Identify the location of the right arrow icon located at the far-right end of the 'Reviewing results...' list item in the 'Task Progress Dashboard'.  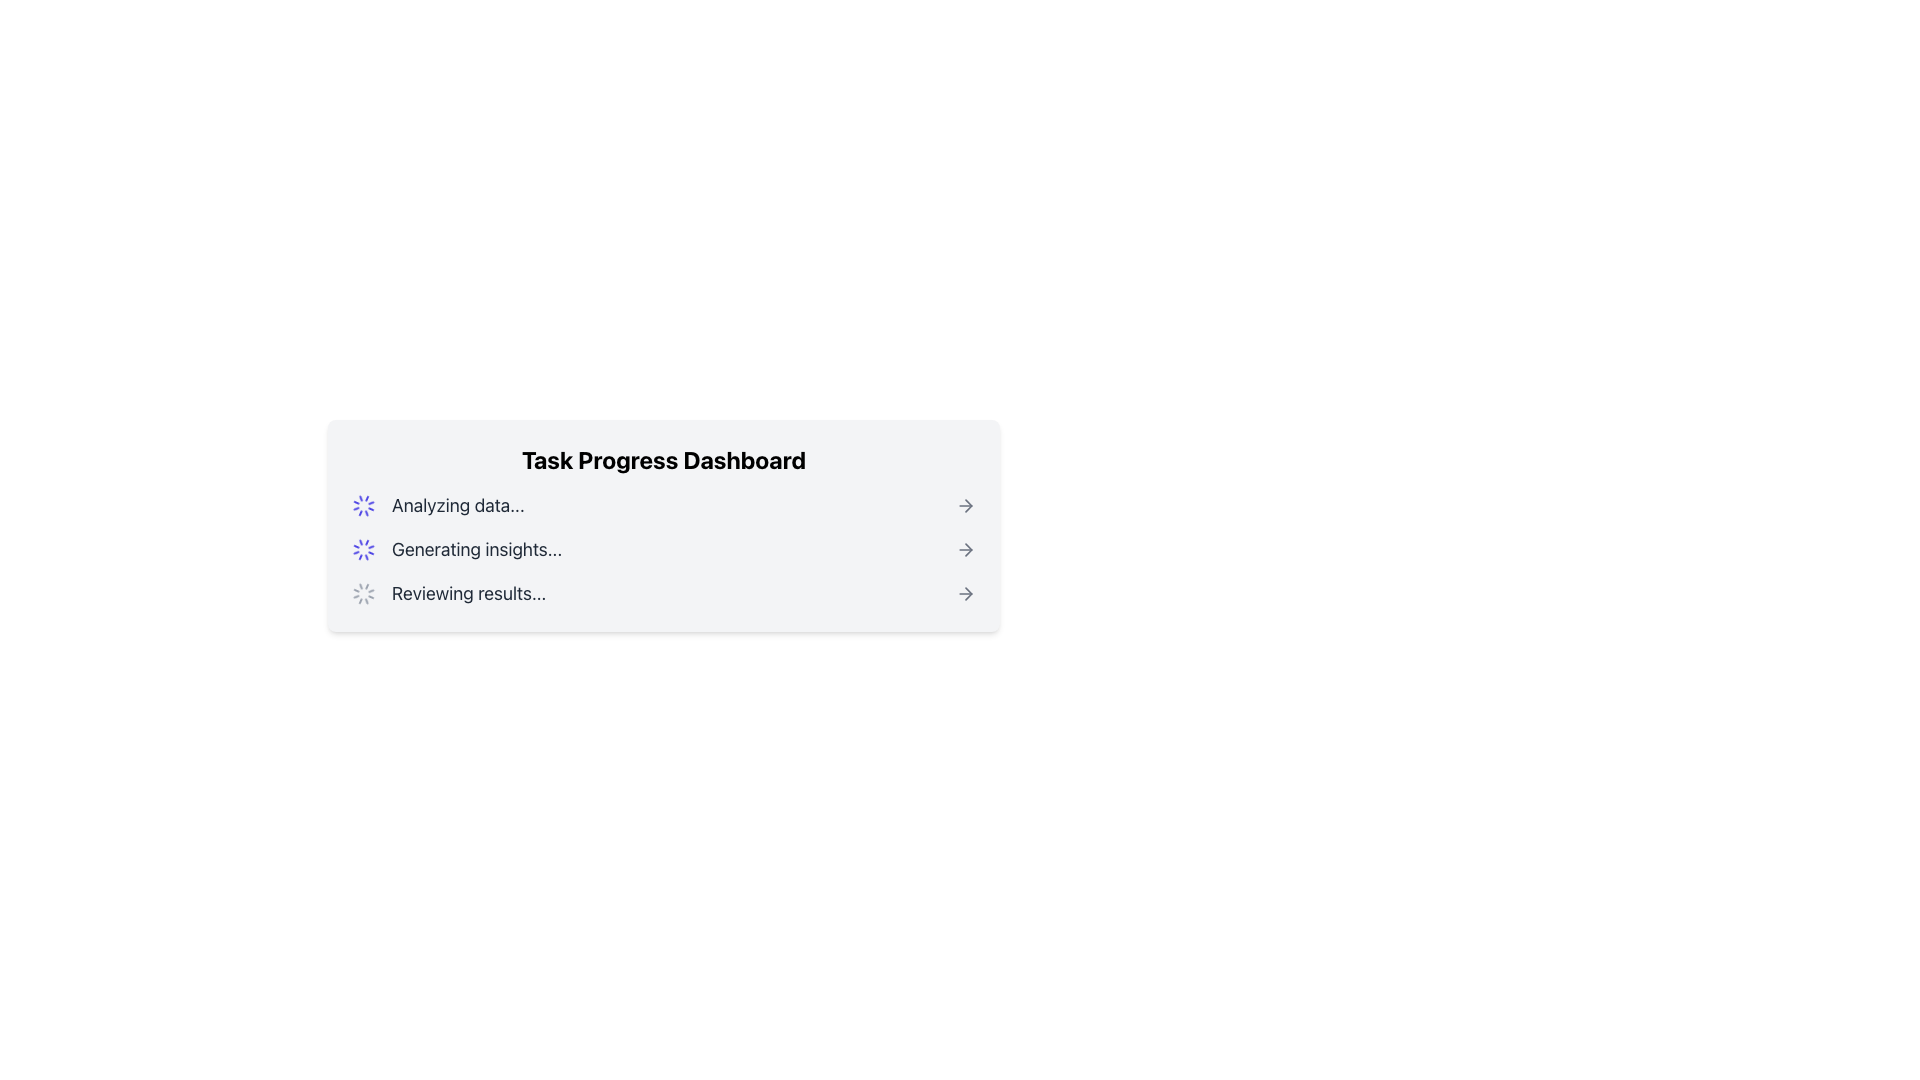
(968, 593).